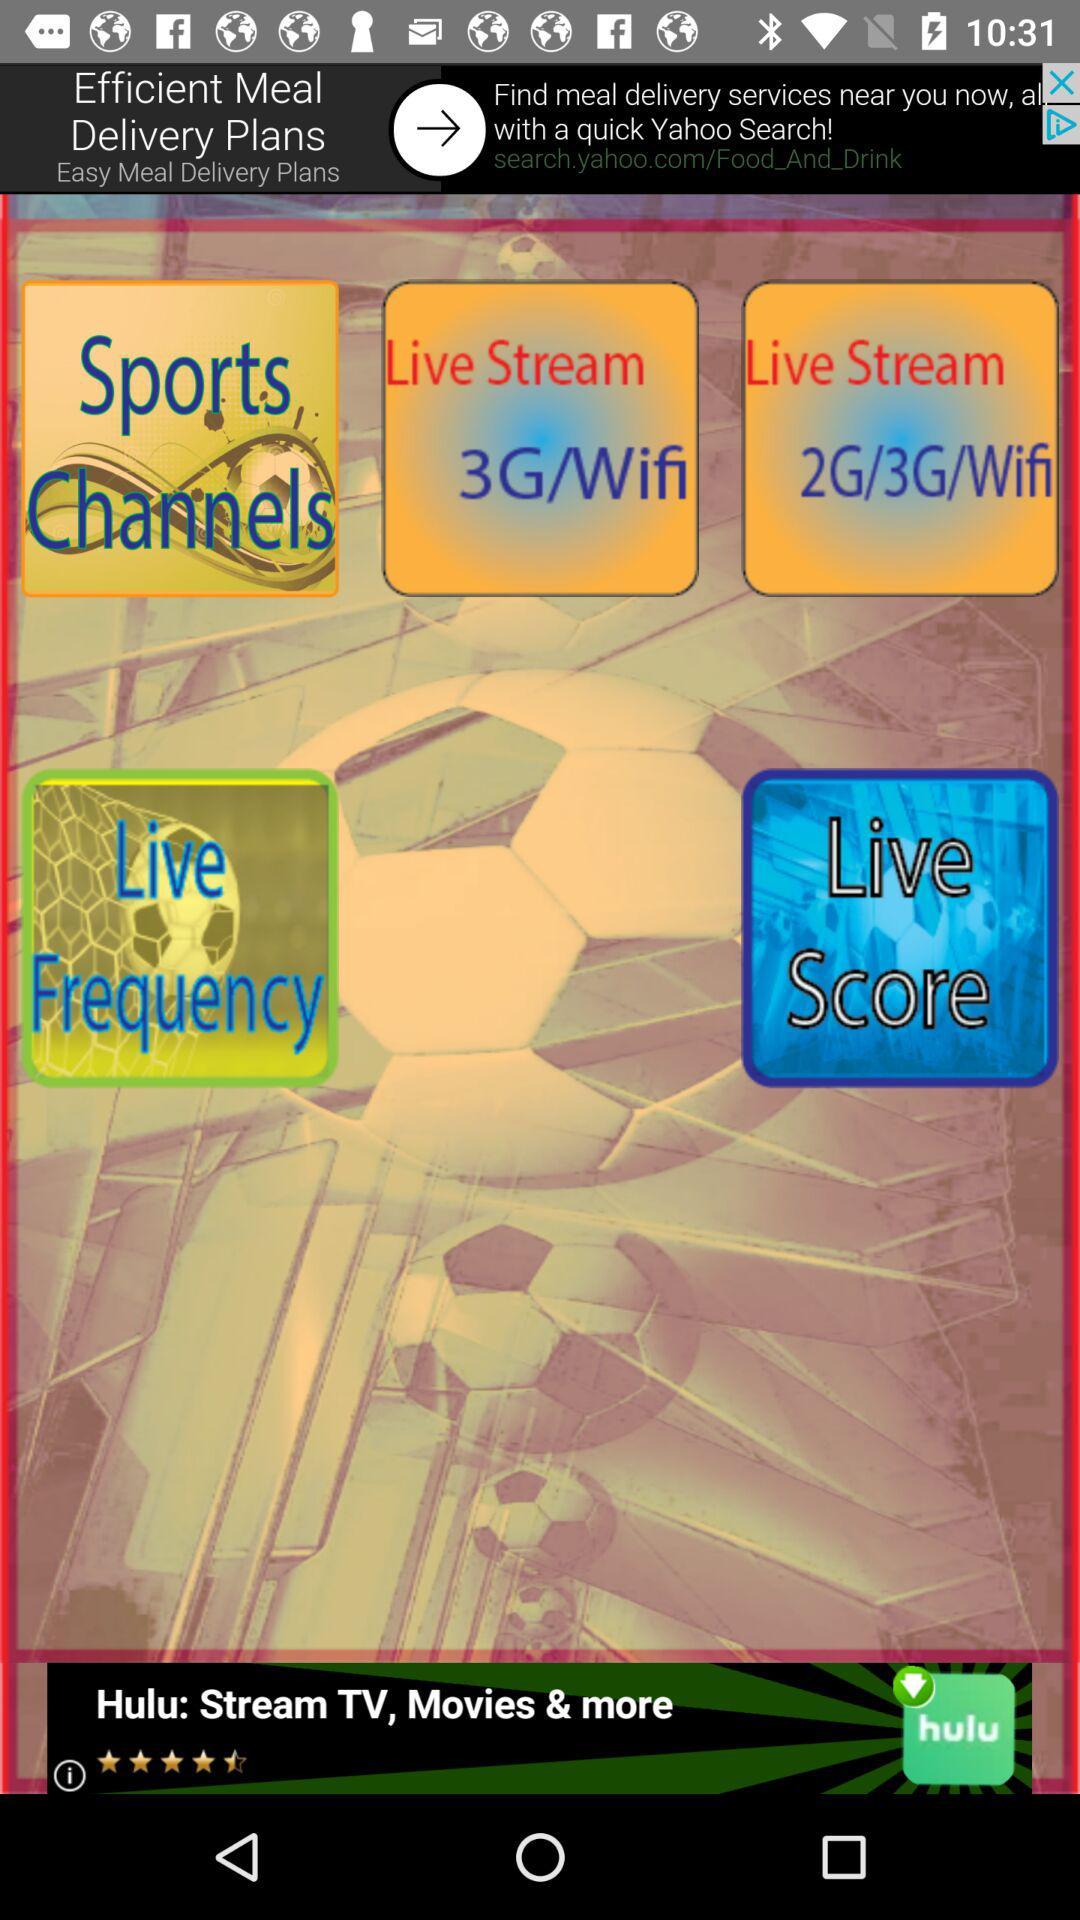  Describe the element at coordinates (180, 927) in the screenshot. I see `live frequency` at that location.